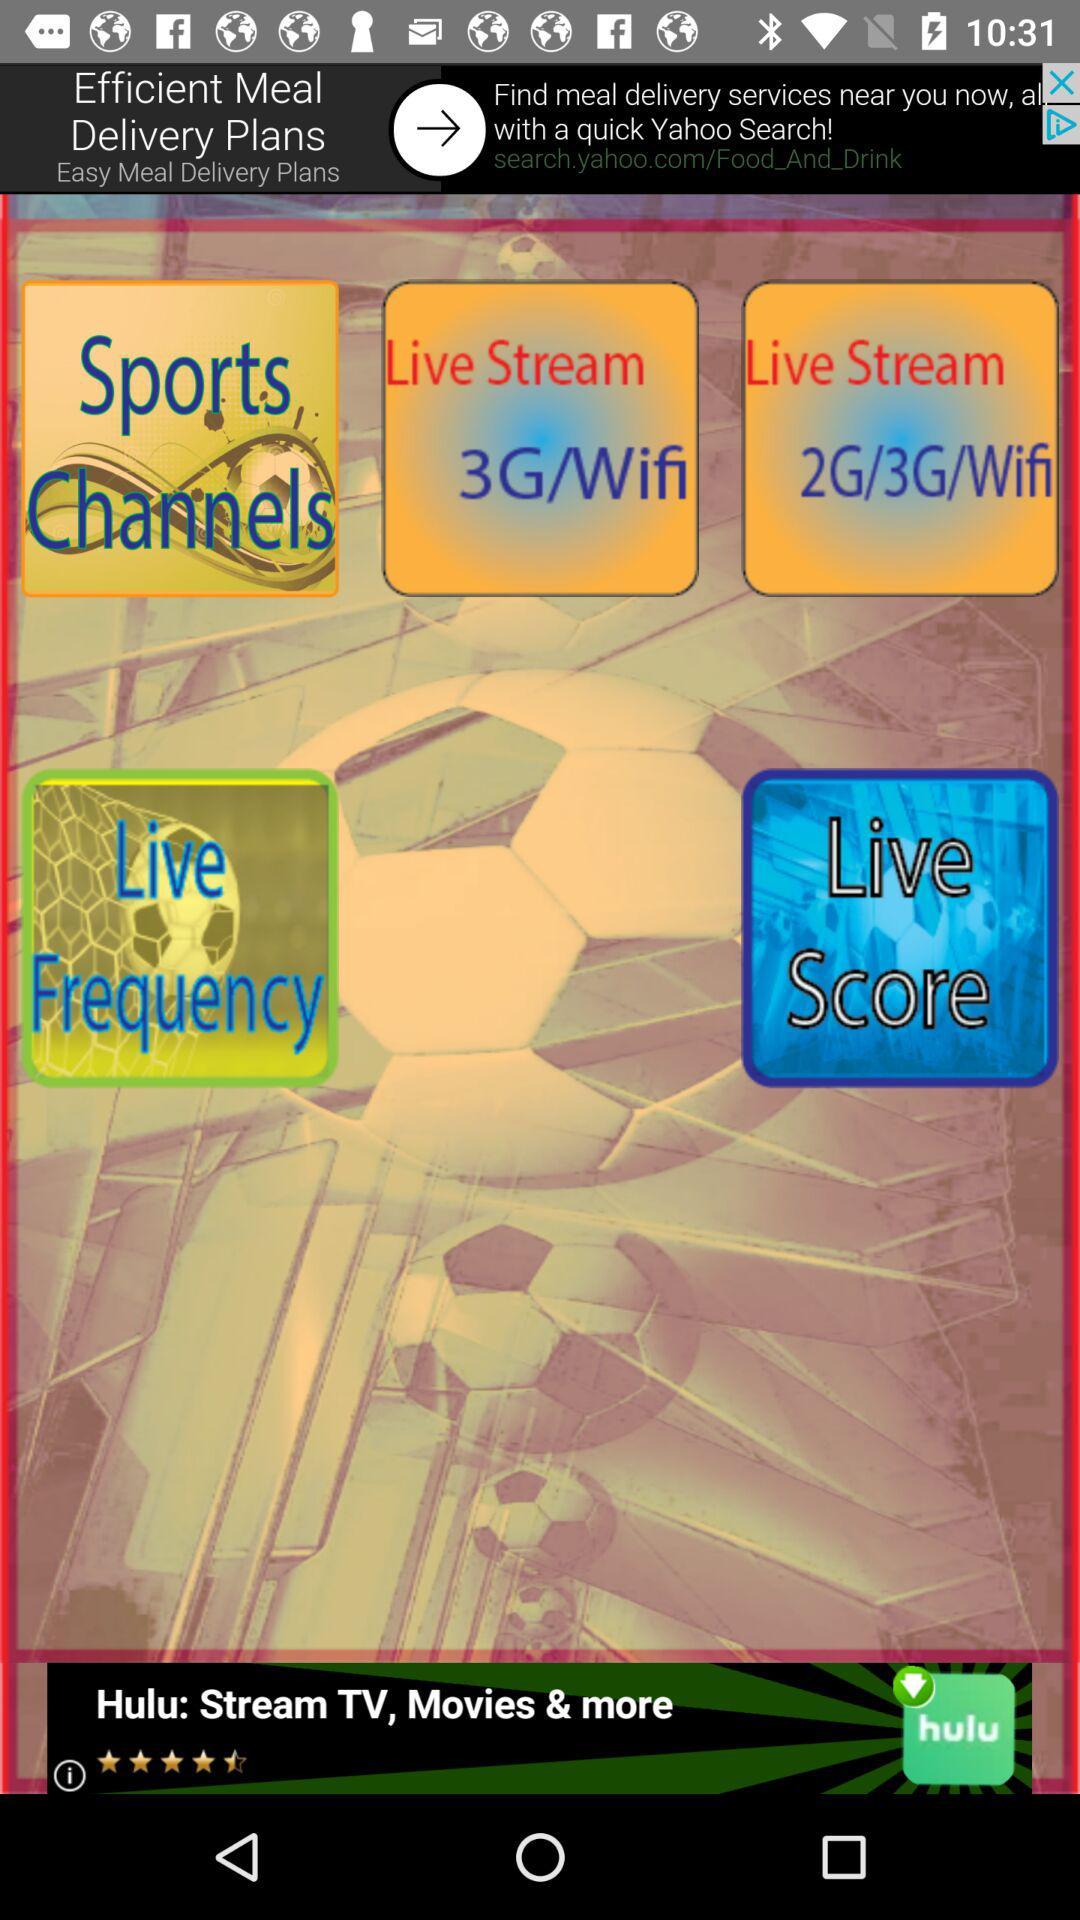  Describe the element at coordinates (180, 927) in the screenshot. I see `live frequency` at that location.